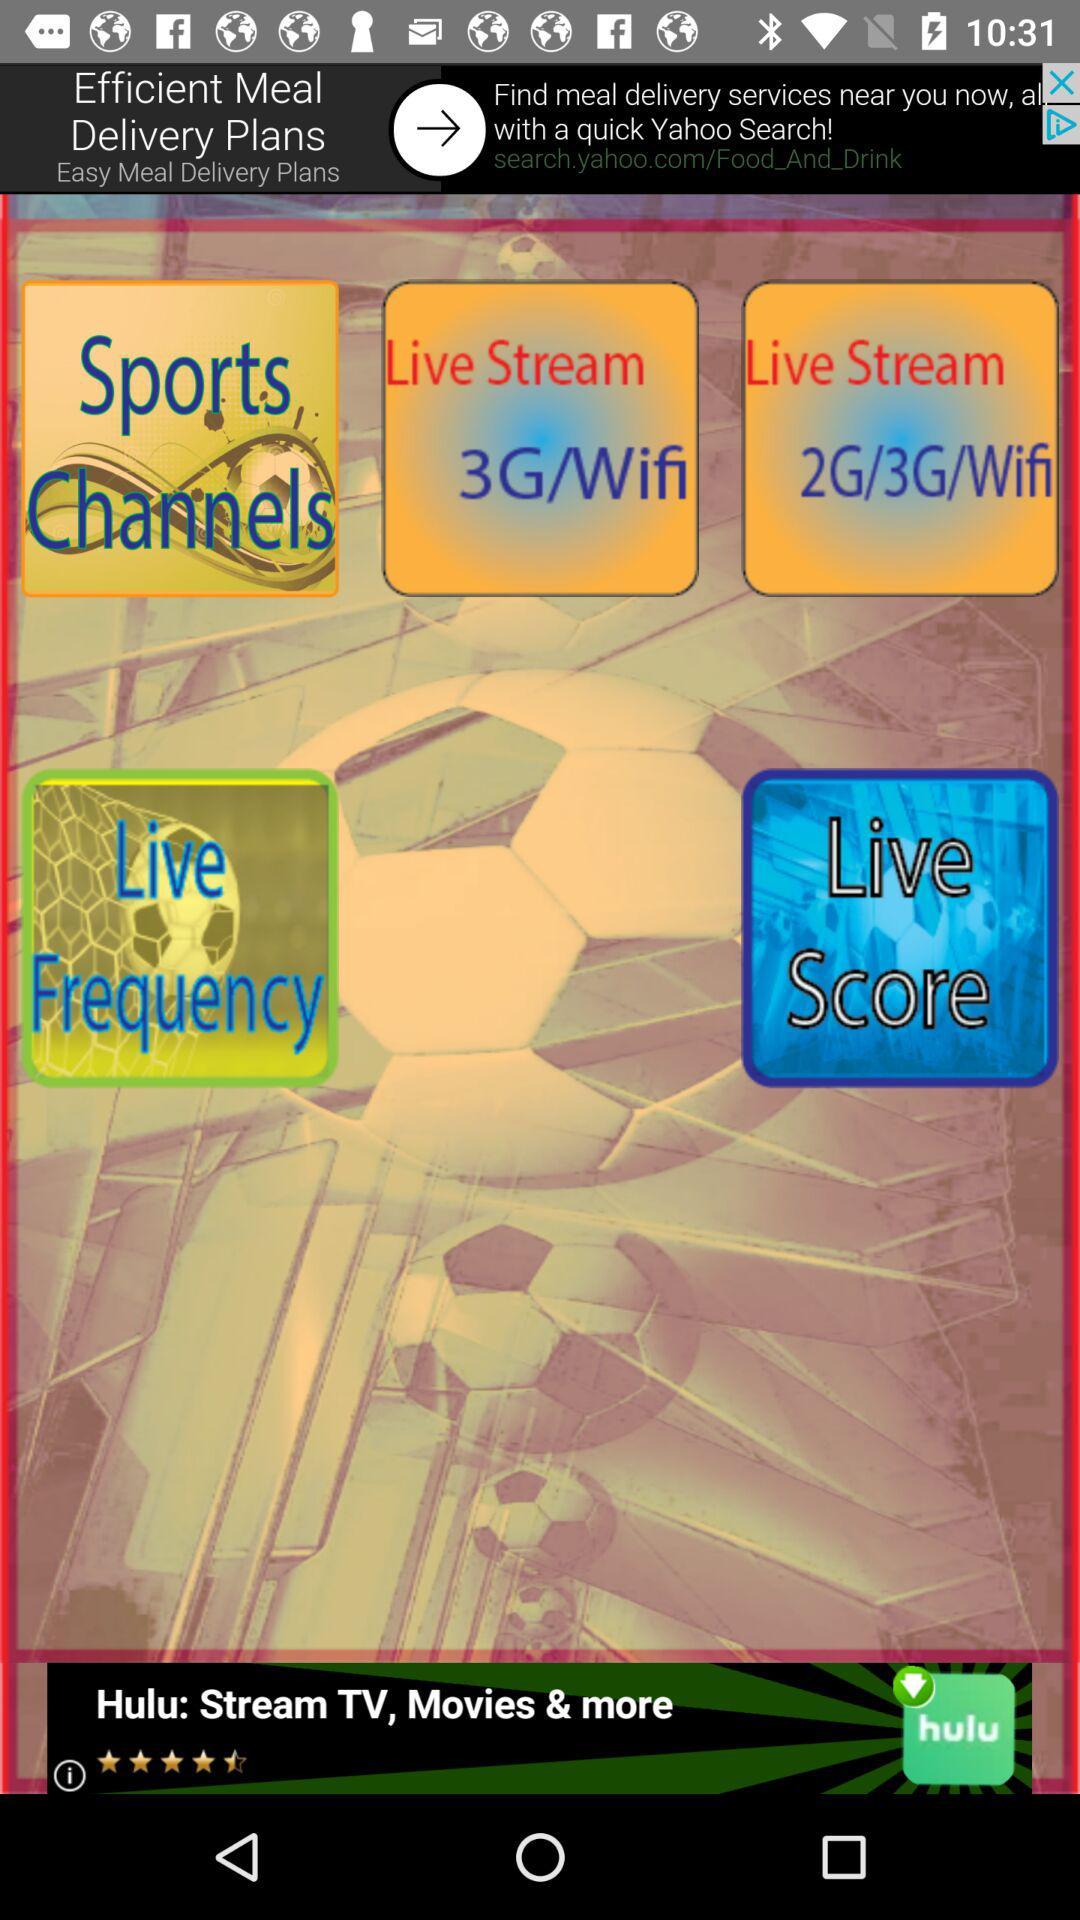  Describe the element at coordinates (180, 927) in the screenshot. I see `live frequency` at that location.